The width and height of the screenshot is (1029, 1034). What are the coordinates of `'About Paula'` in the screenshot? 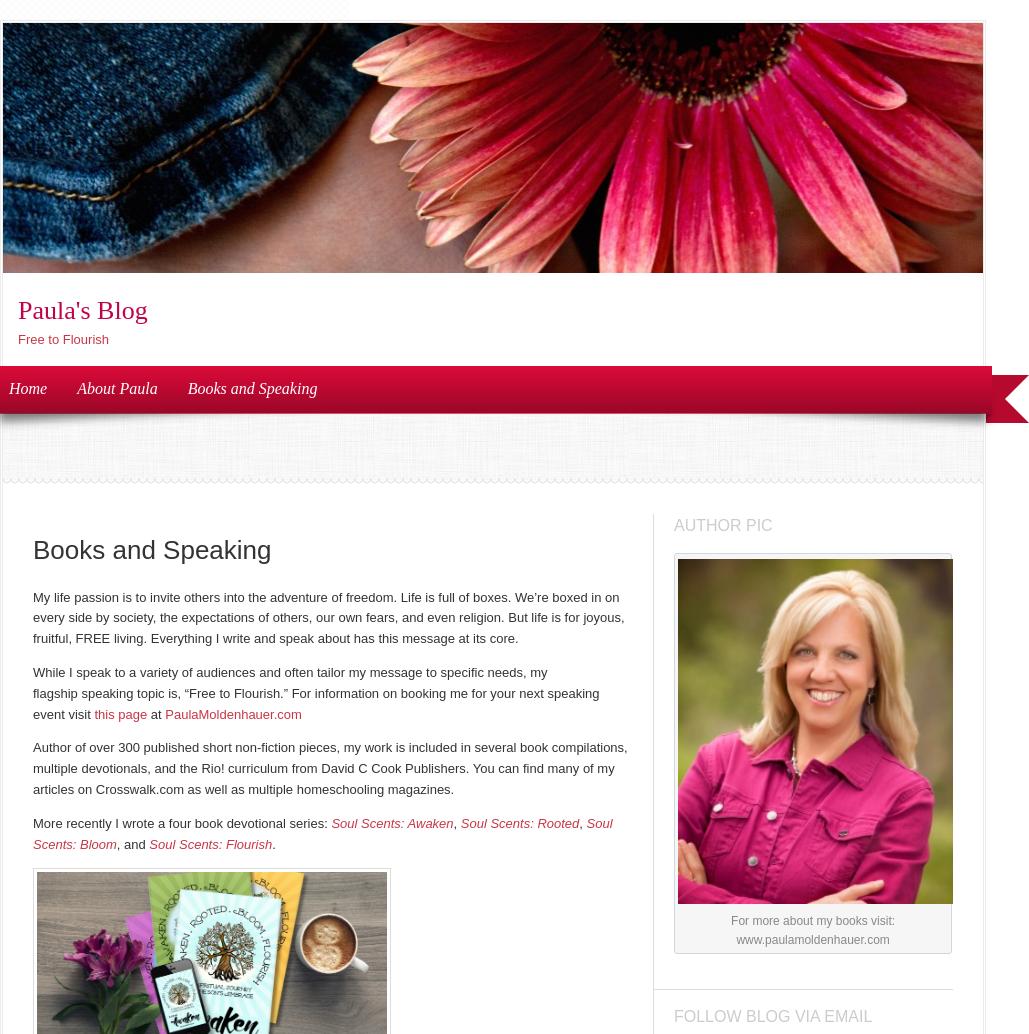 It's located at (115, 386).